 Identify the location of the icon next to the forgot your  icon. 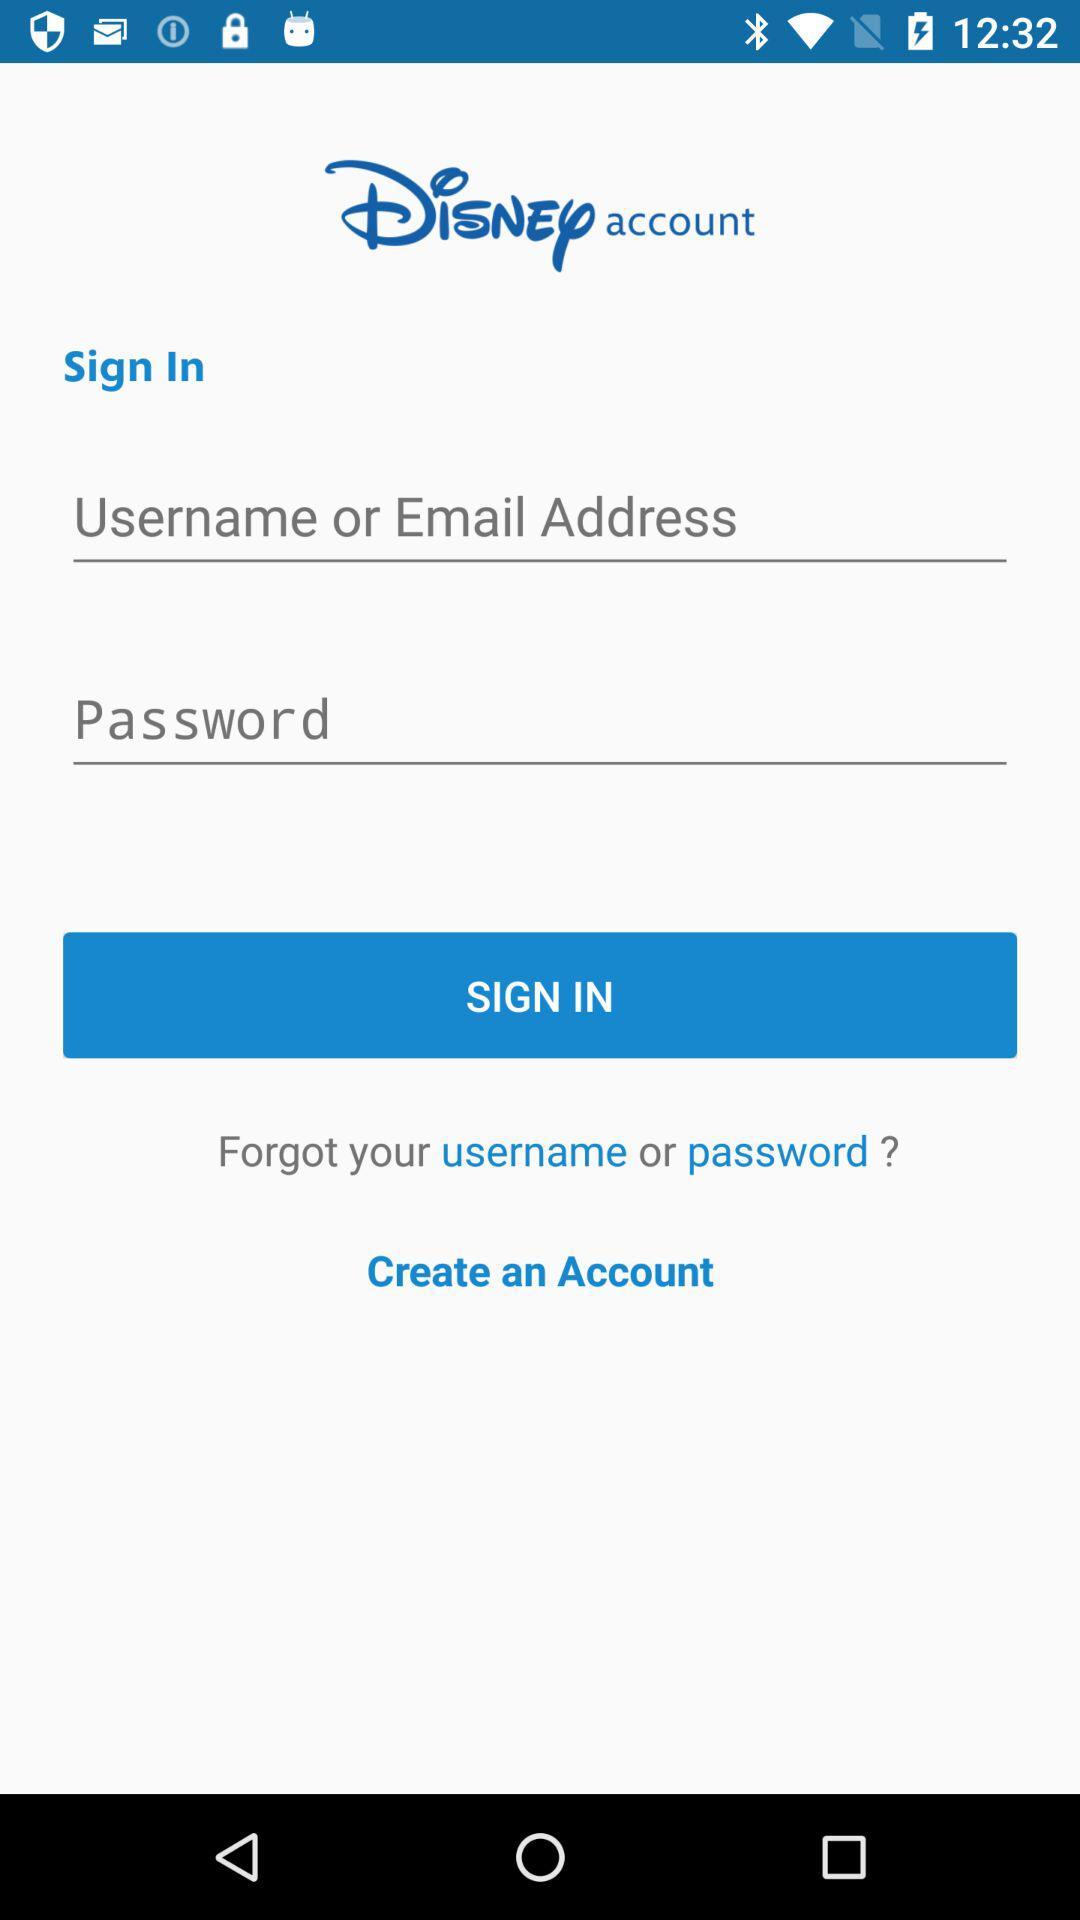
(538, 1149).